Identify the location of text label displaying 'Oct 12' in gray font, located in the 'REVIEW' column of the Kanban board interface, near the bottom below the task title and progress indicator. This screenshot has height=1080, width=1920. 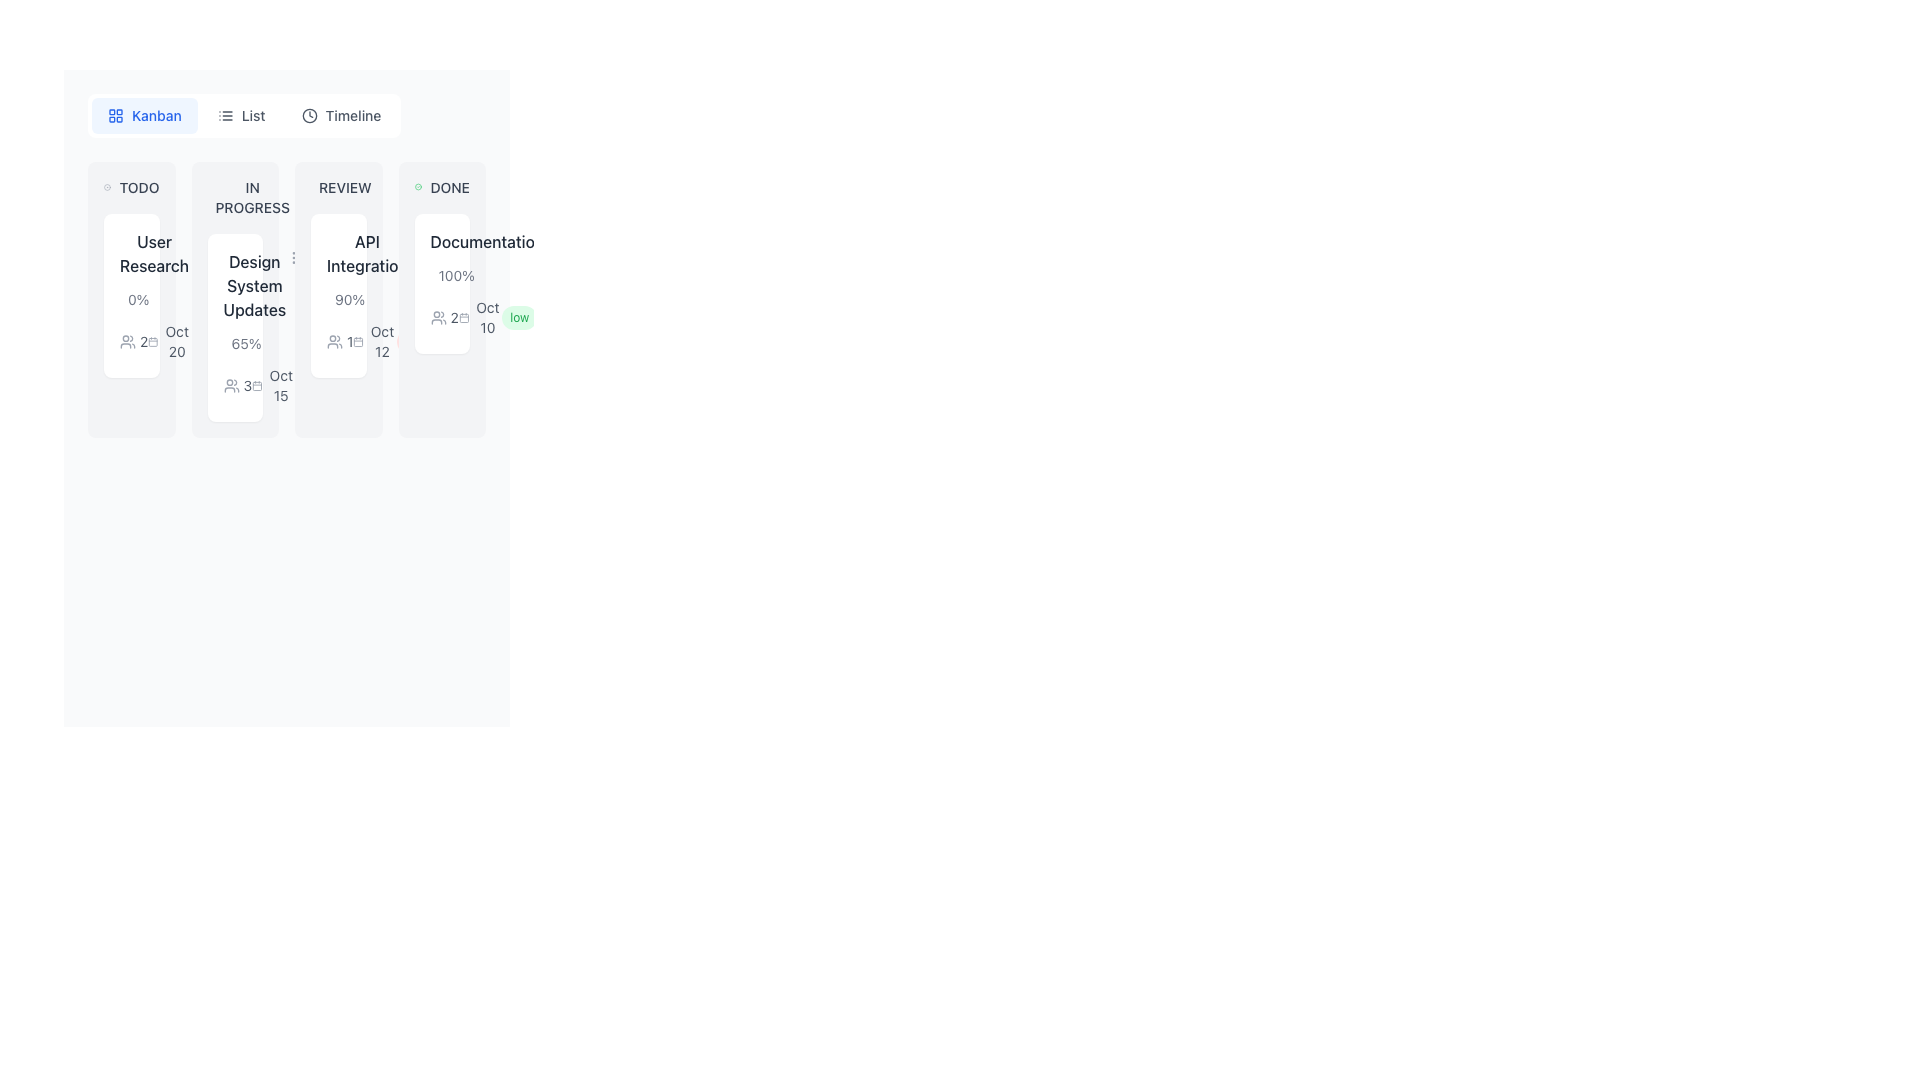
(382, 341).